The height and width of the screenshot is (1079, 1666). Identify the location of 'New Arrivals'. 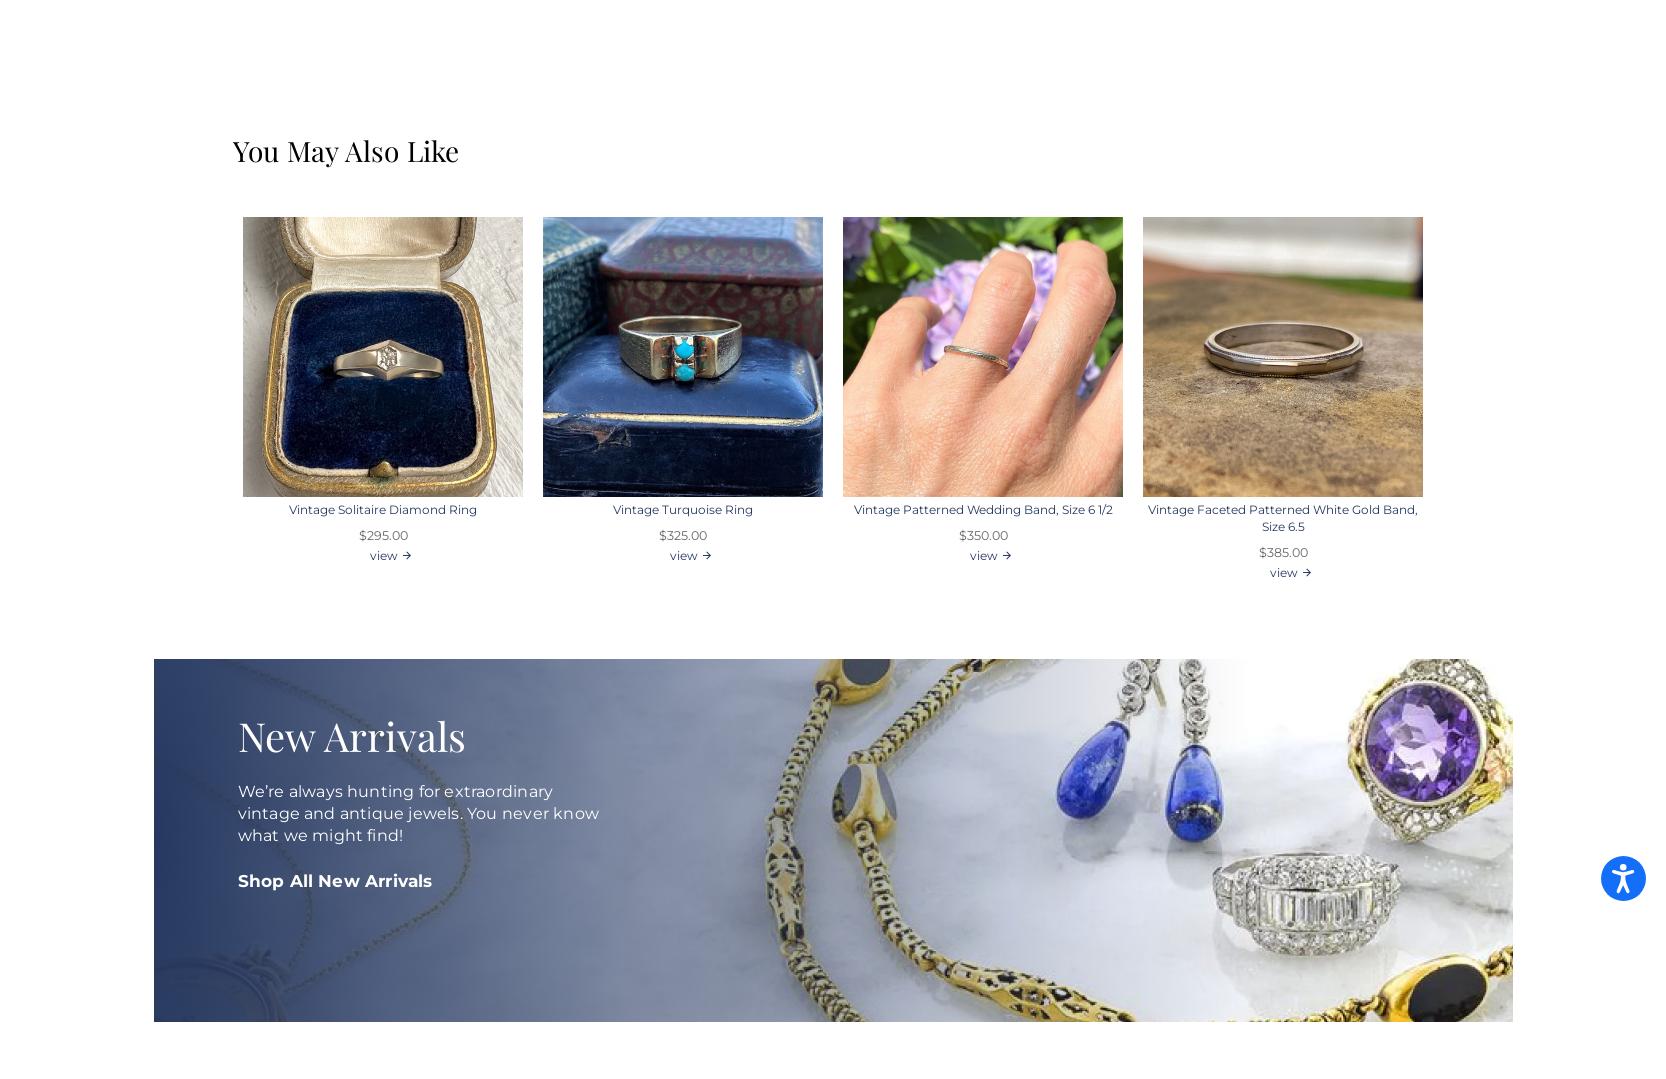
(350, 734).